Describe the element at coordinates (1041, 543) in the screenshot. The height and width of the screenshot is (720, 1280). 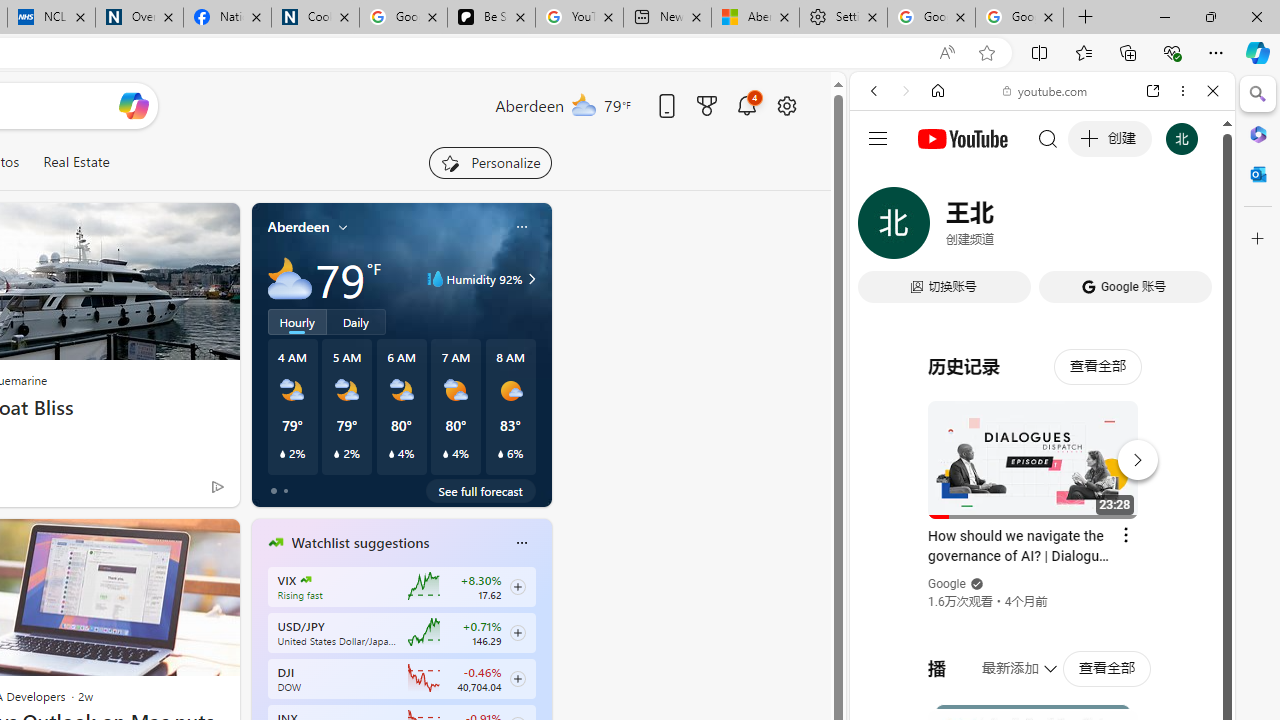
I see `'Music'` at that location.